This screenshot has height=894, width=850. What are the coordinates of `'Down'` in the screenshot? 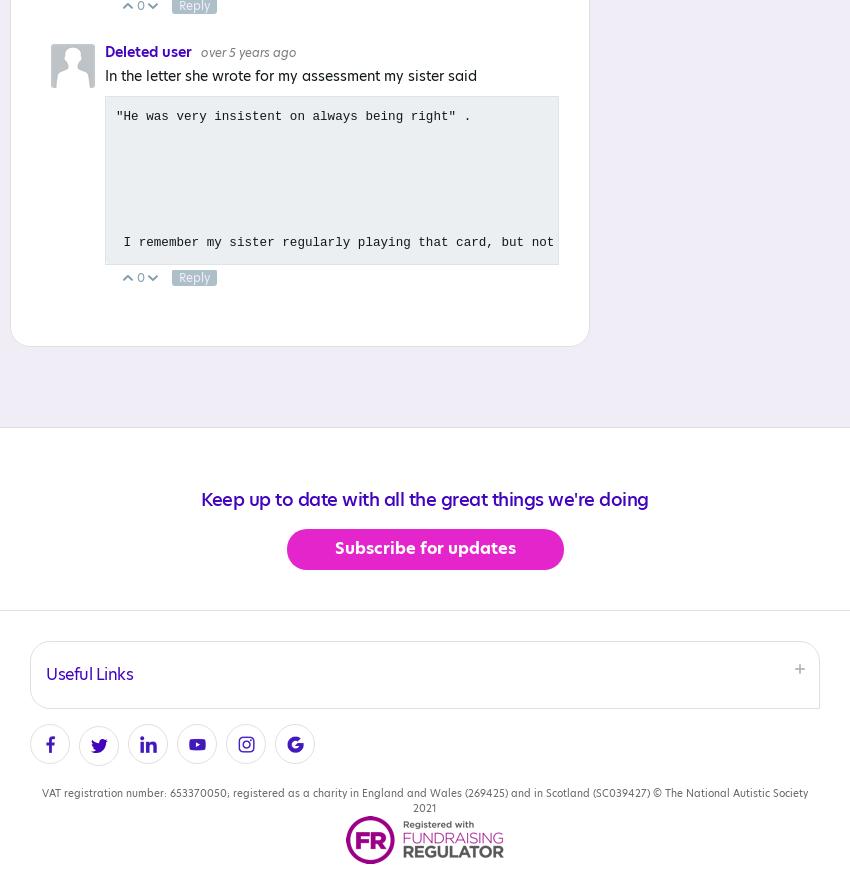 It's located at (183, 277).